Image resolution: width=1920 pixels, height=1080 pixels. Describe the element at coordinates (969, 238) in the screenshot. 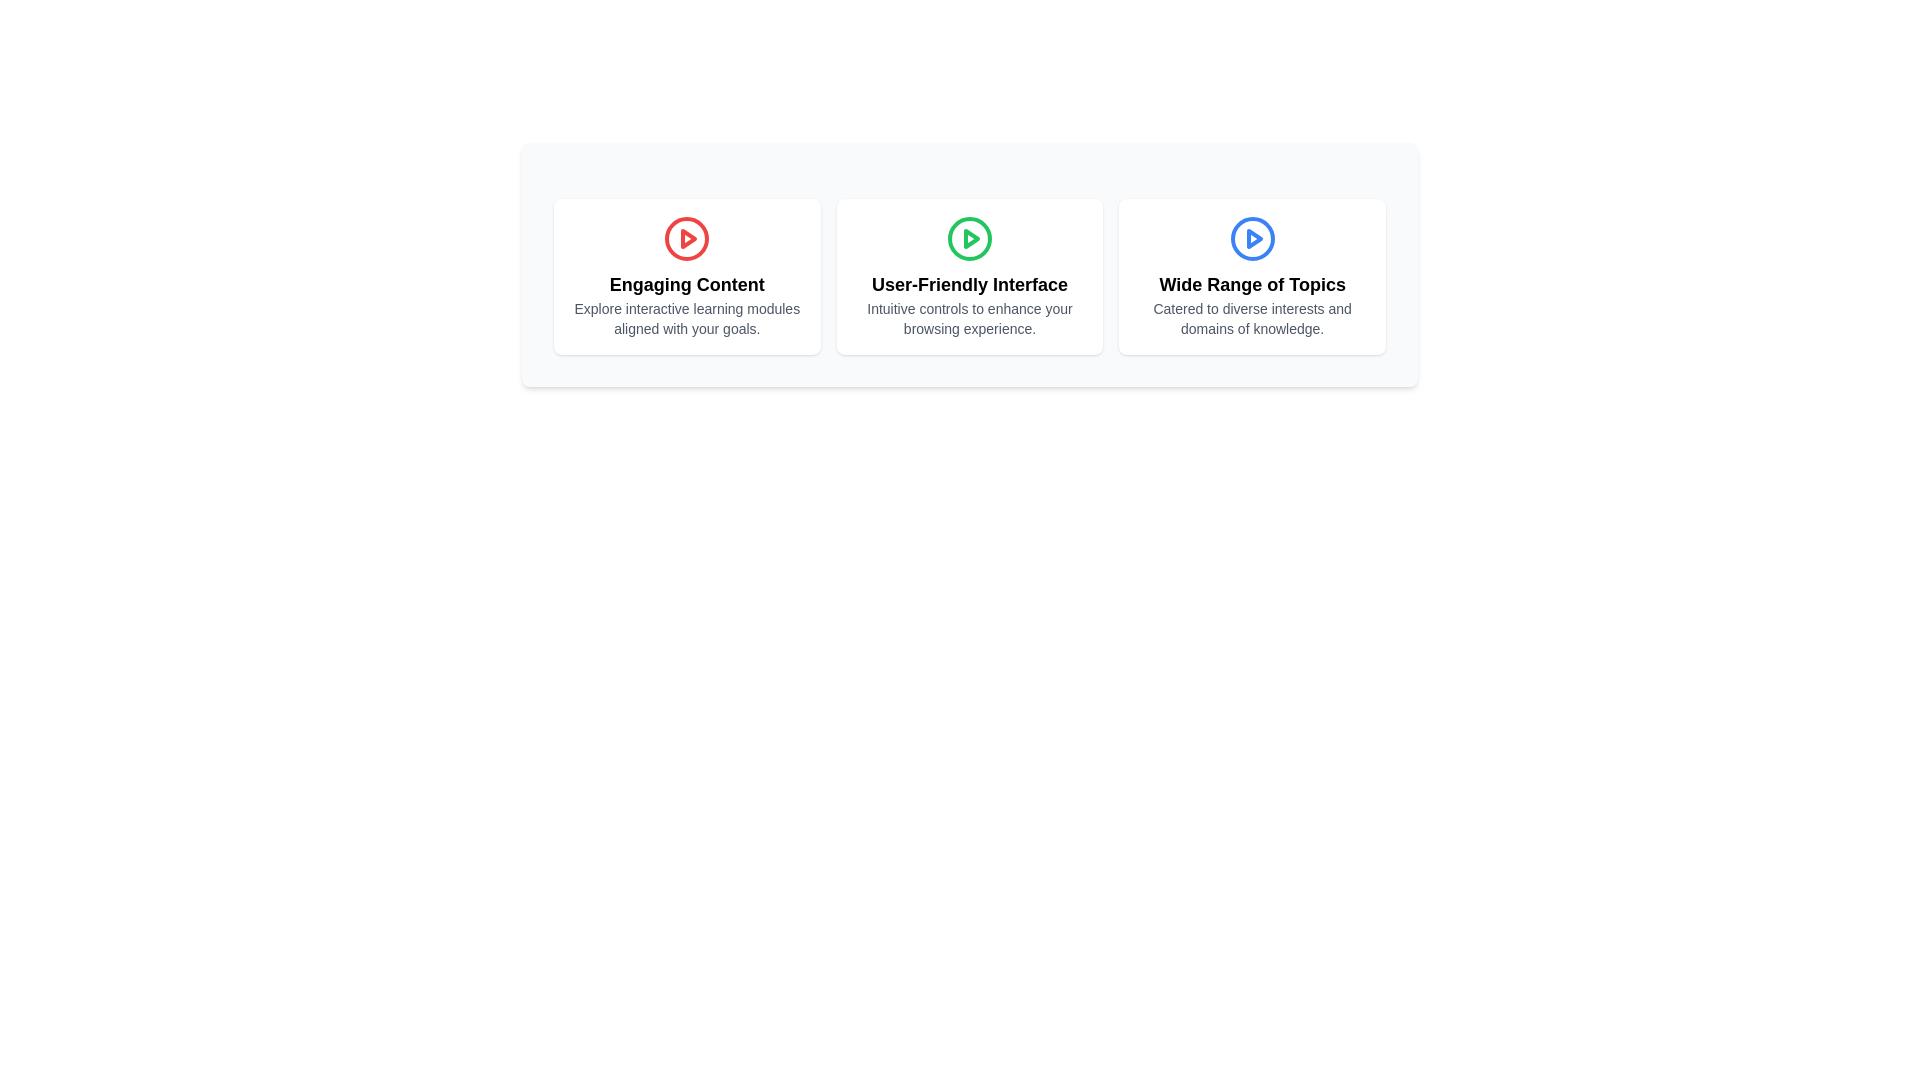

I see `the play icon button located at the top of the 'User-Friendly Interface' card` at that location.